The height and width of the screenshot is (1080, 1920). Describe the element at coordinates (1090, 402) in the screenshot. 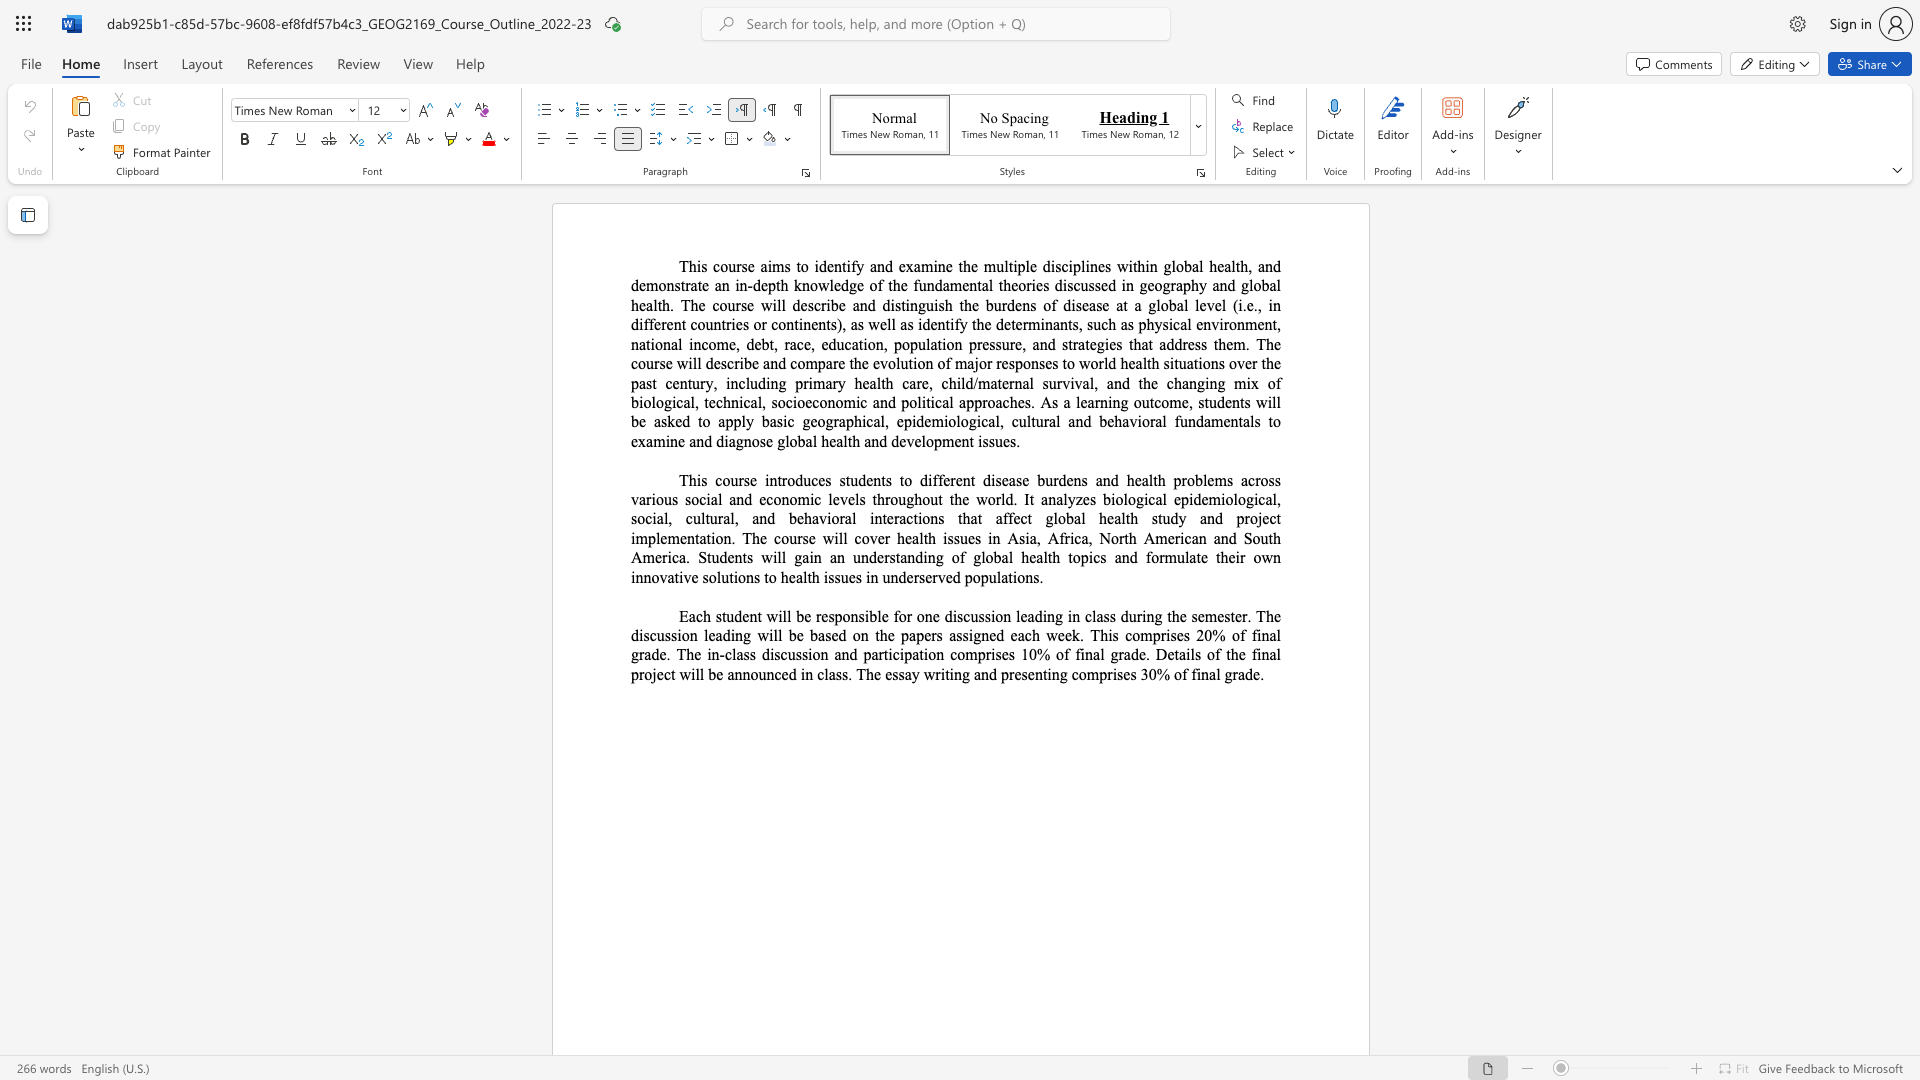

I see `the 2th character "a" in the text` at that location.